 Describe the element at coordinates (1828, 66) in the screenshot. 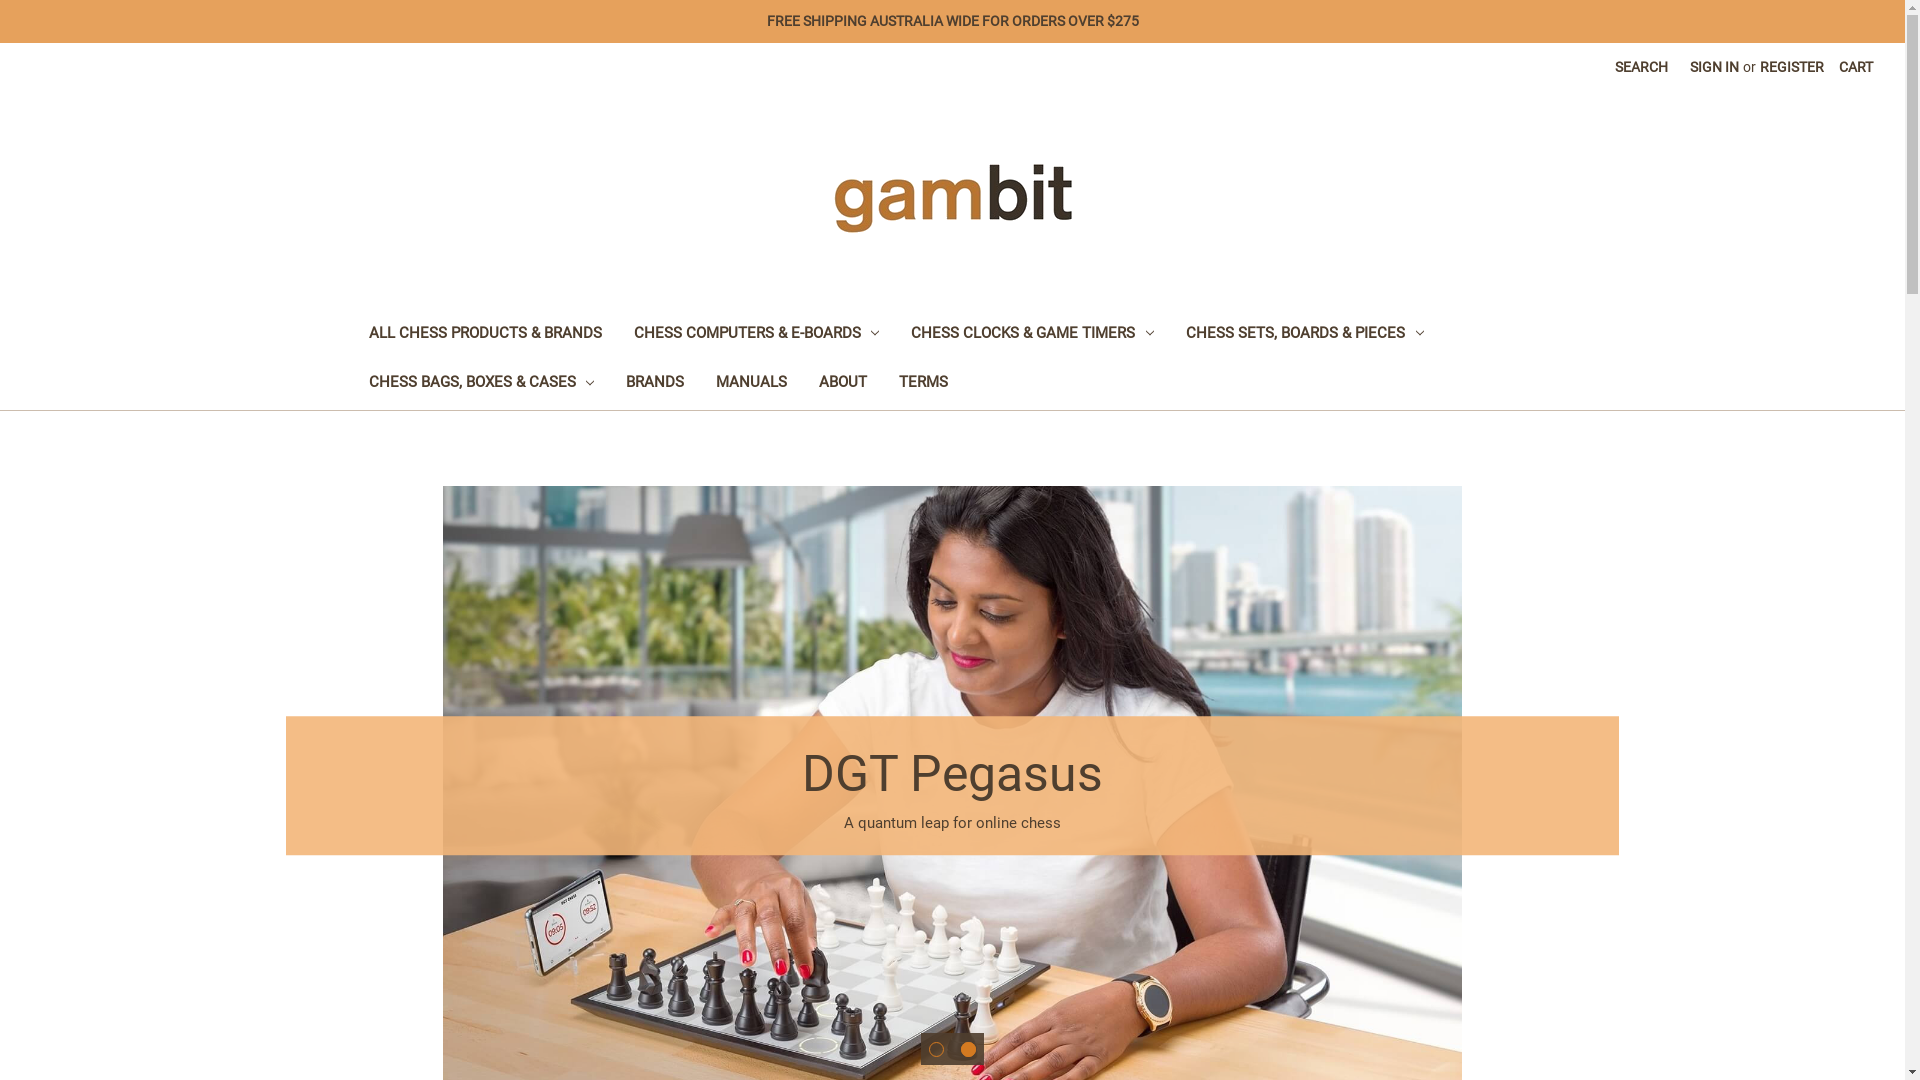

I see `'CART'` at that location.